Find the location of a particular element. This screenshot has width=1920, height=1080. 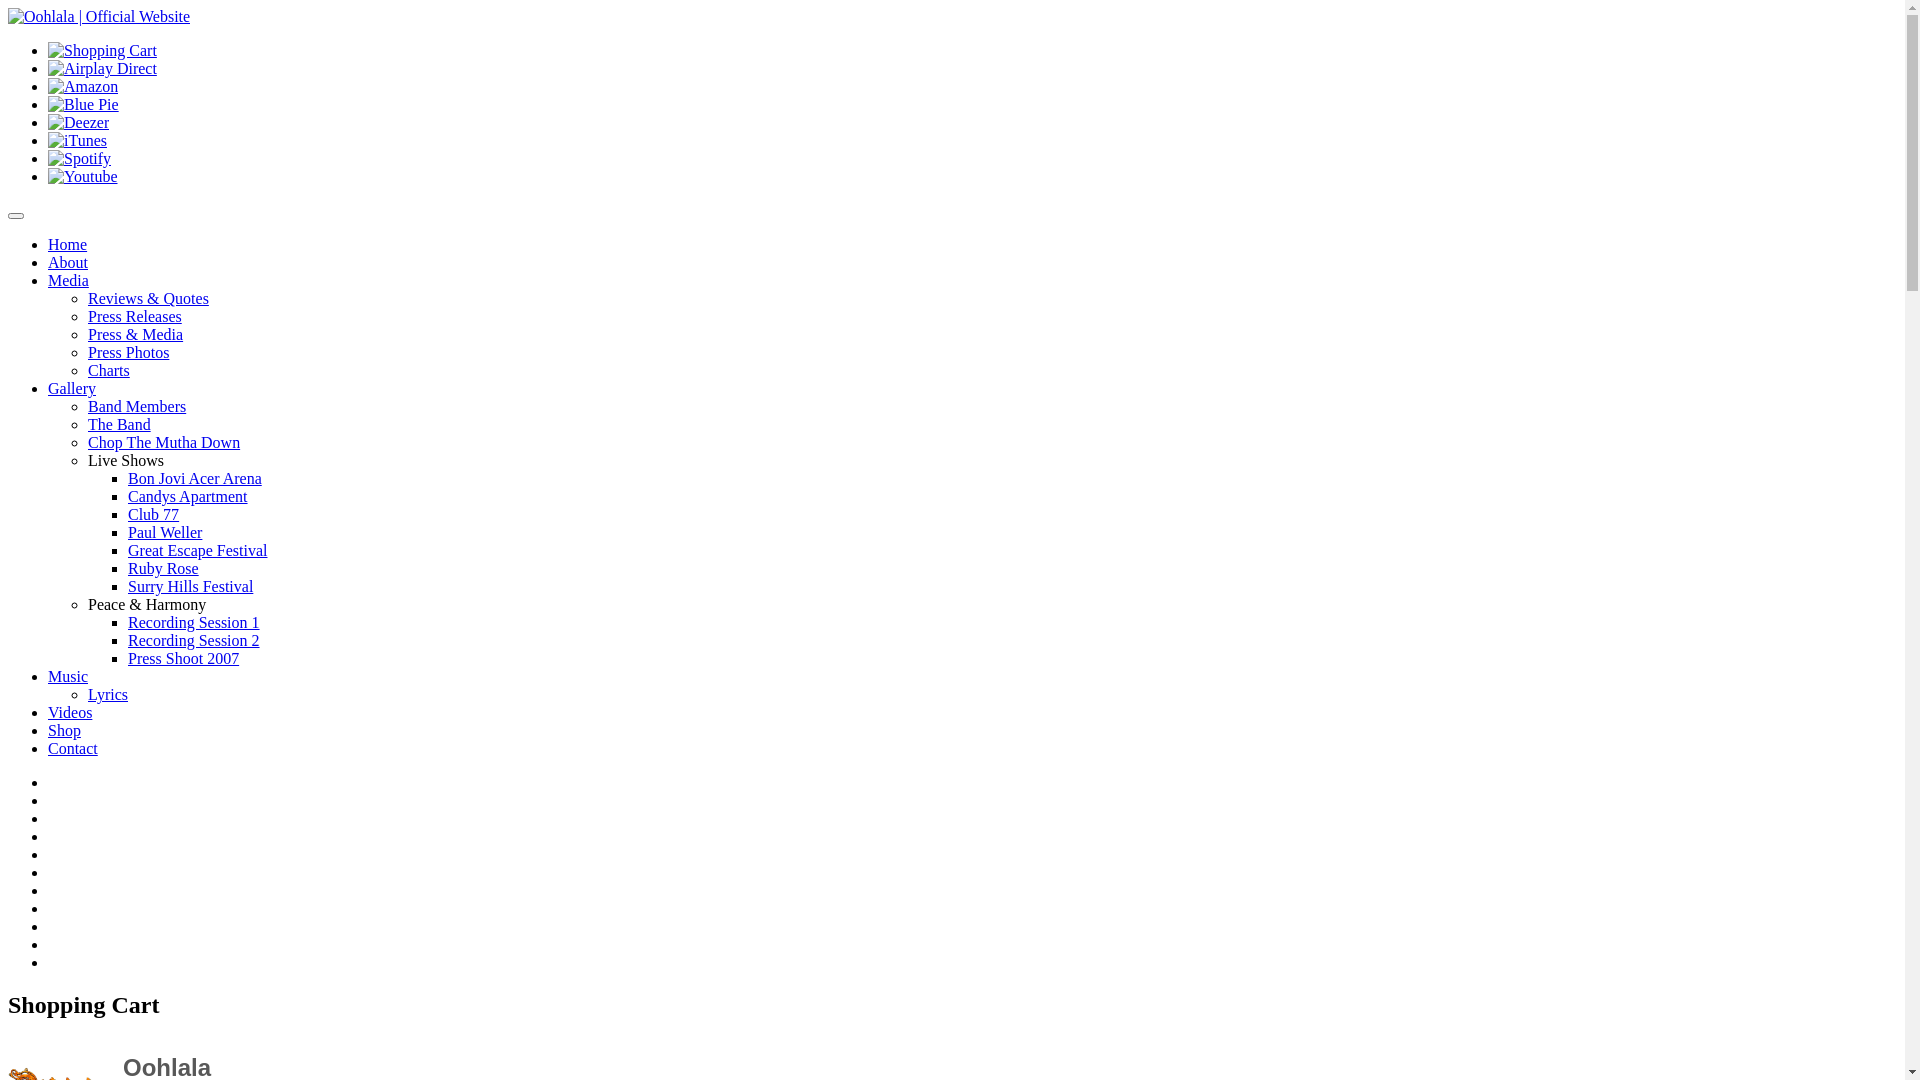

'Oohlala | Official Website' is located at coordinates (98, 16).